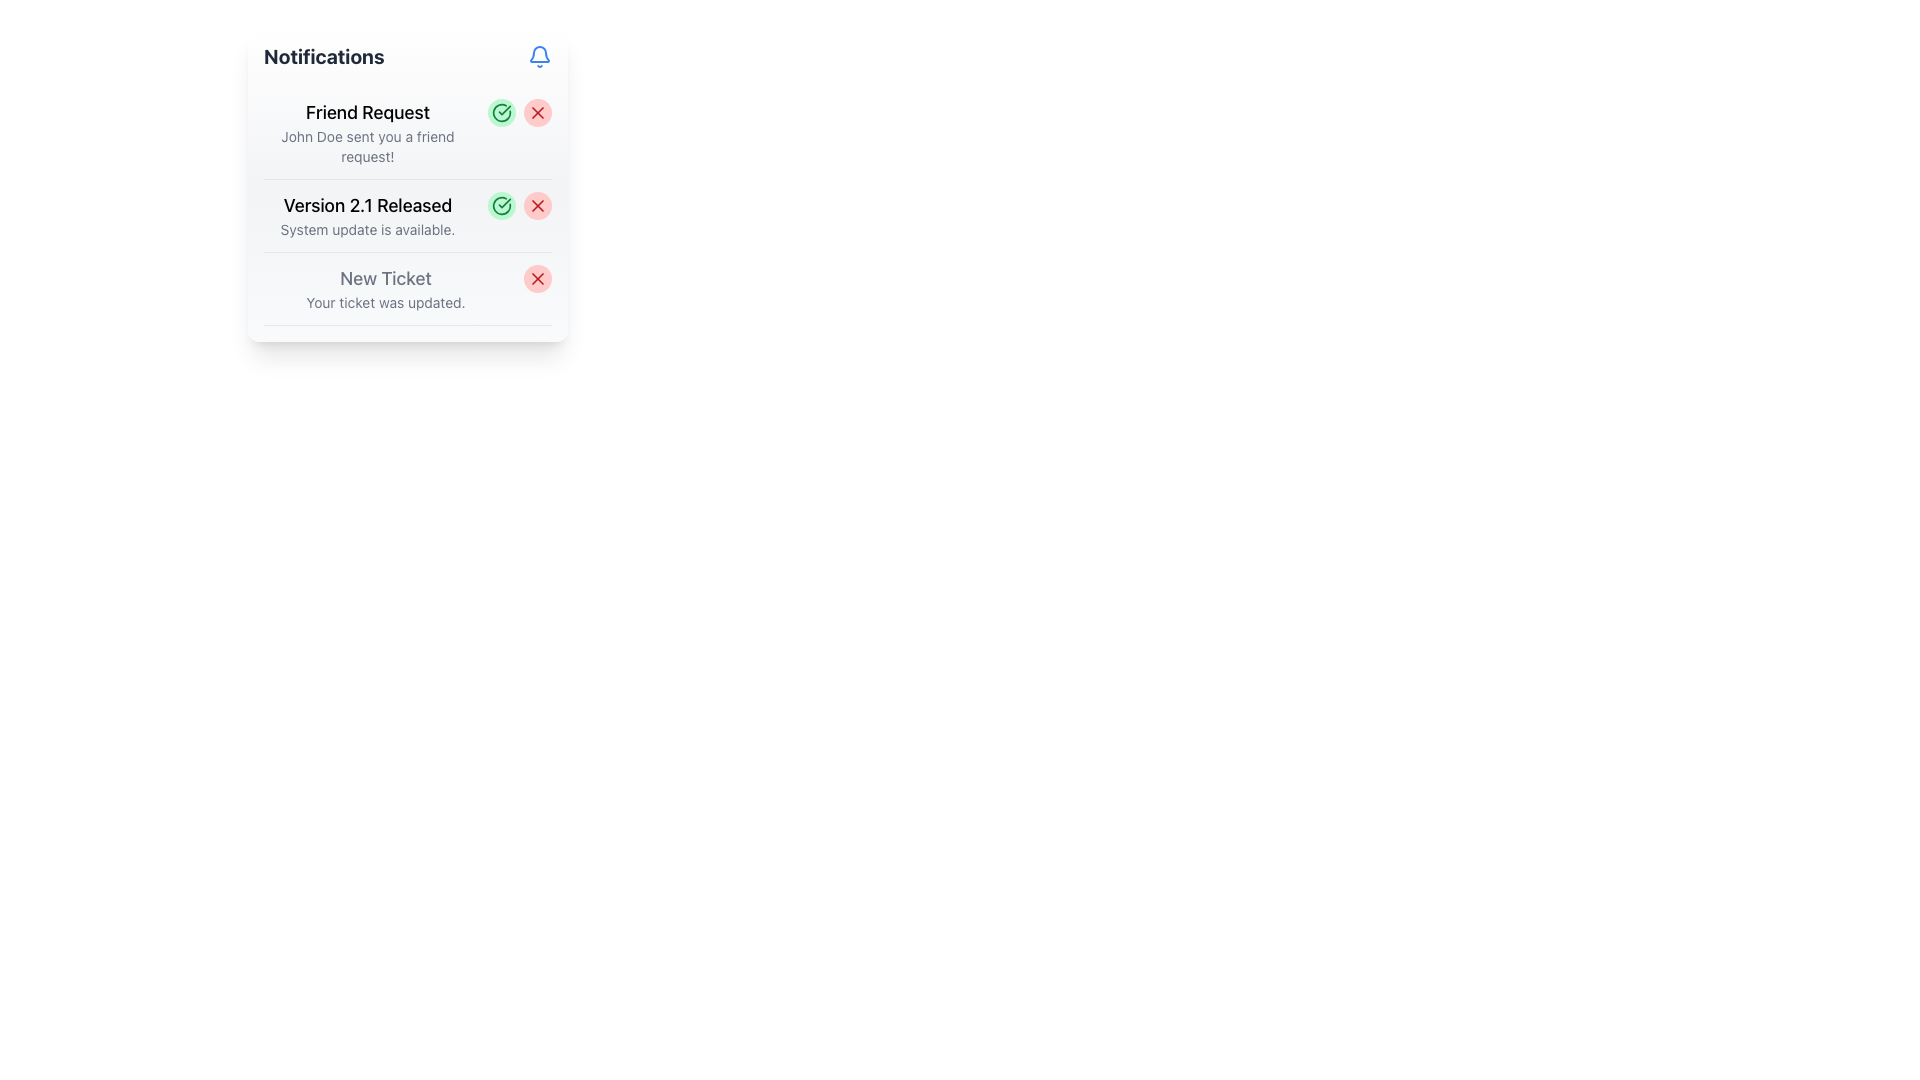 Image resolution: width=1920 pixels, height=1080 pixels. Describe the element at coordinates (519, 112) in the screenshot. I see `the green button in the Button group with icons to accept the friend request, located to the right of the 'Friend Request' entry in the notifications list` at that location.